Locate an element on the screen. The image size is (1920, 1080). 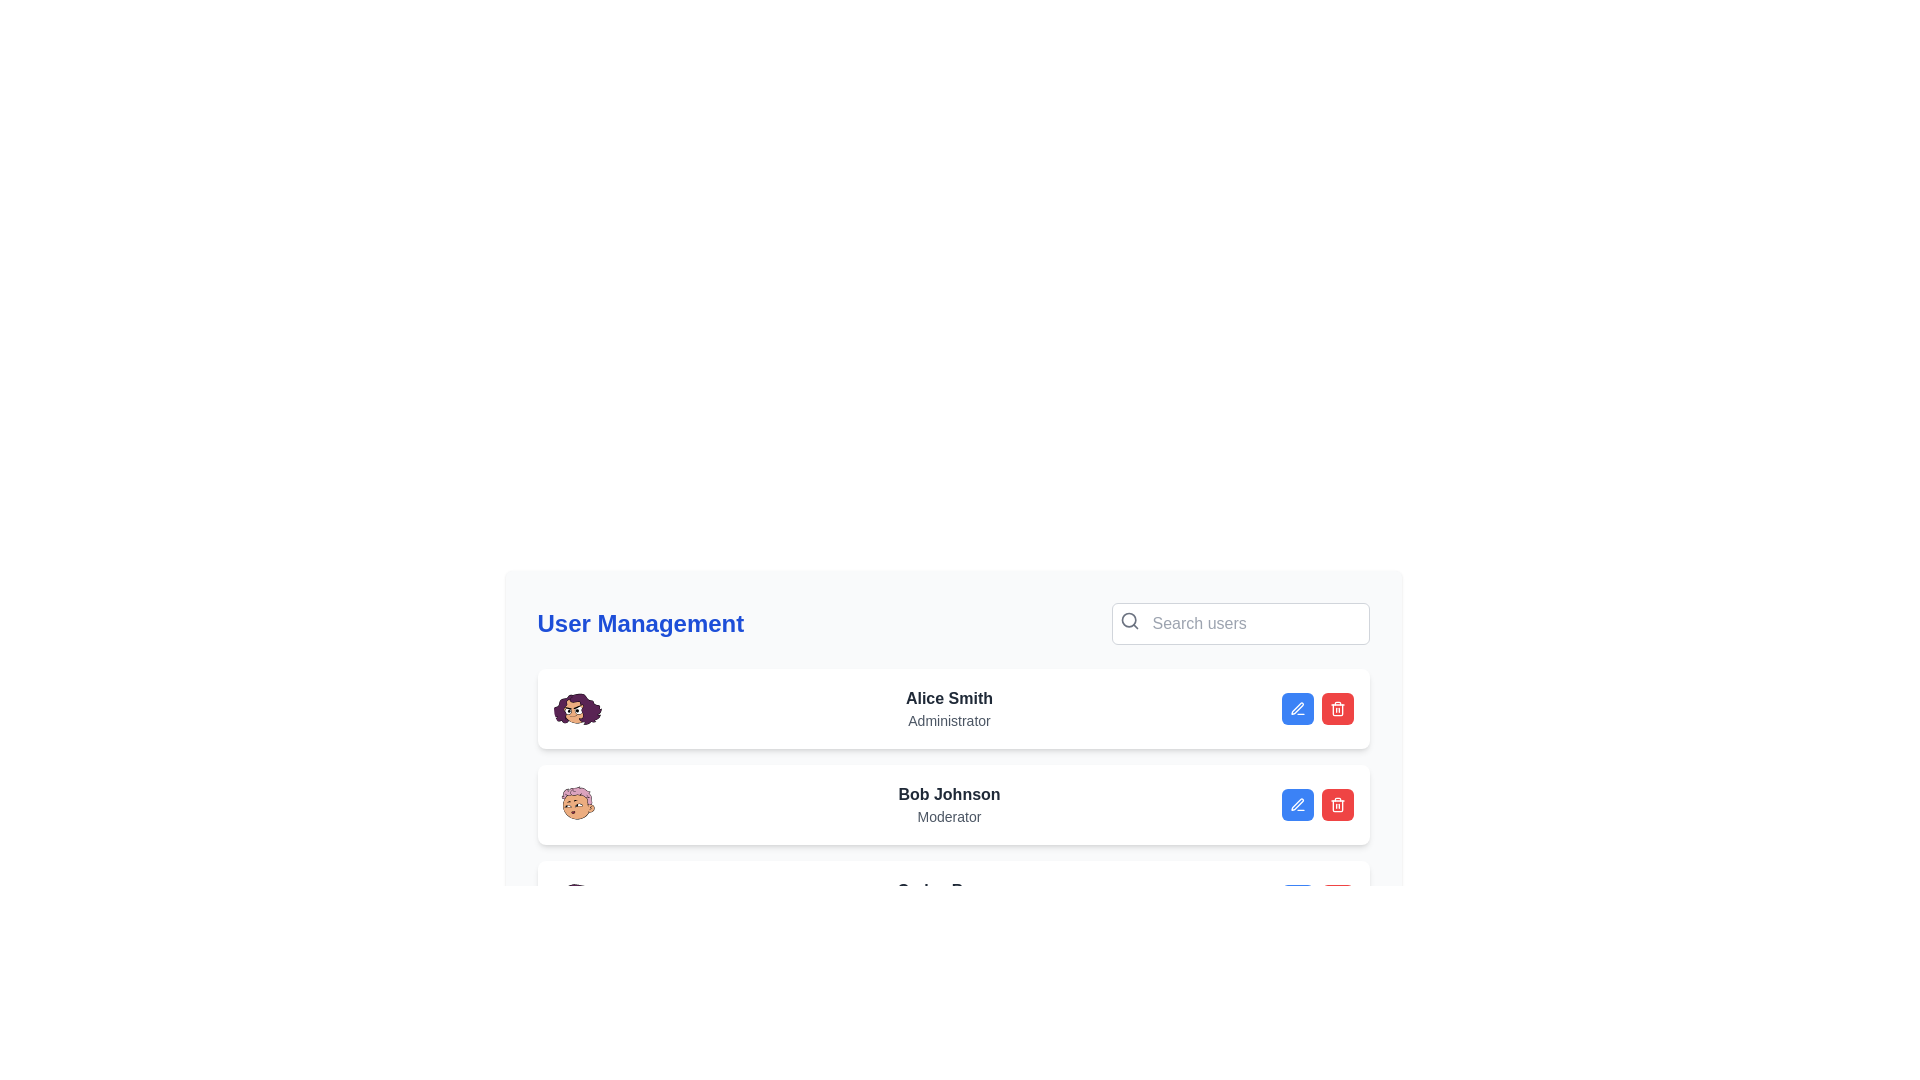
the circular user avatar of 'Alice Smith, Administrator' is located at coordinates (576, 708).